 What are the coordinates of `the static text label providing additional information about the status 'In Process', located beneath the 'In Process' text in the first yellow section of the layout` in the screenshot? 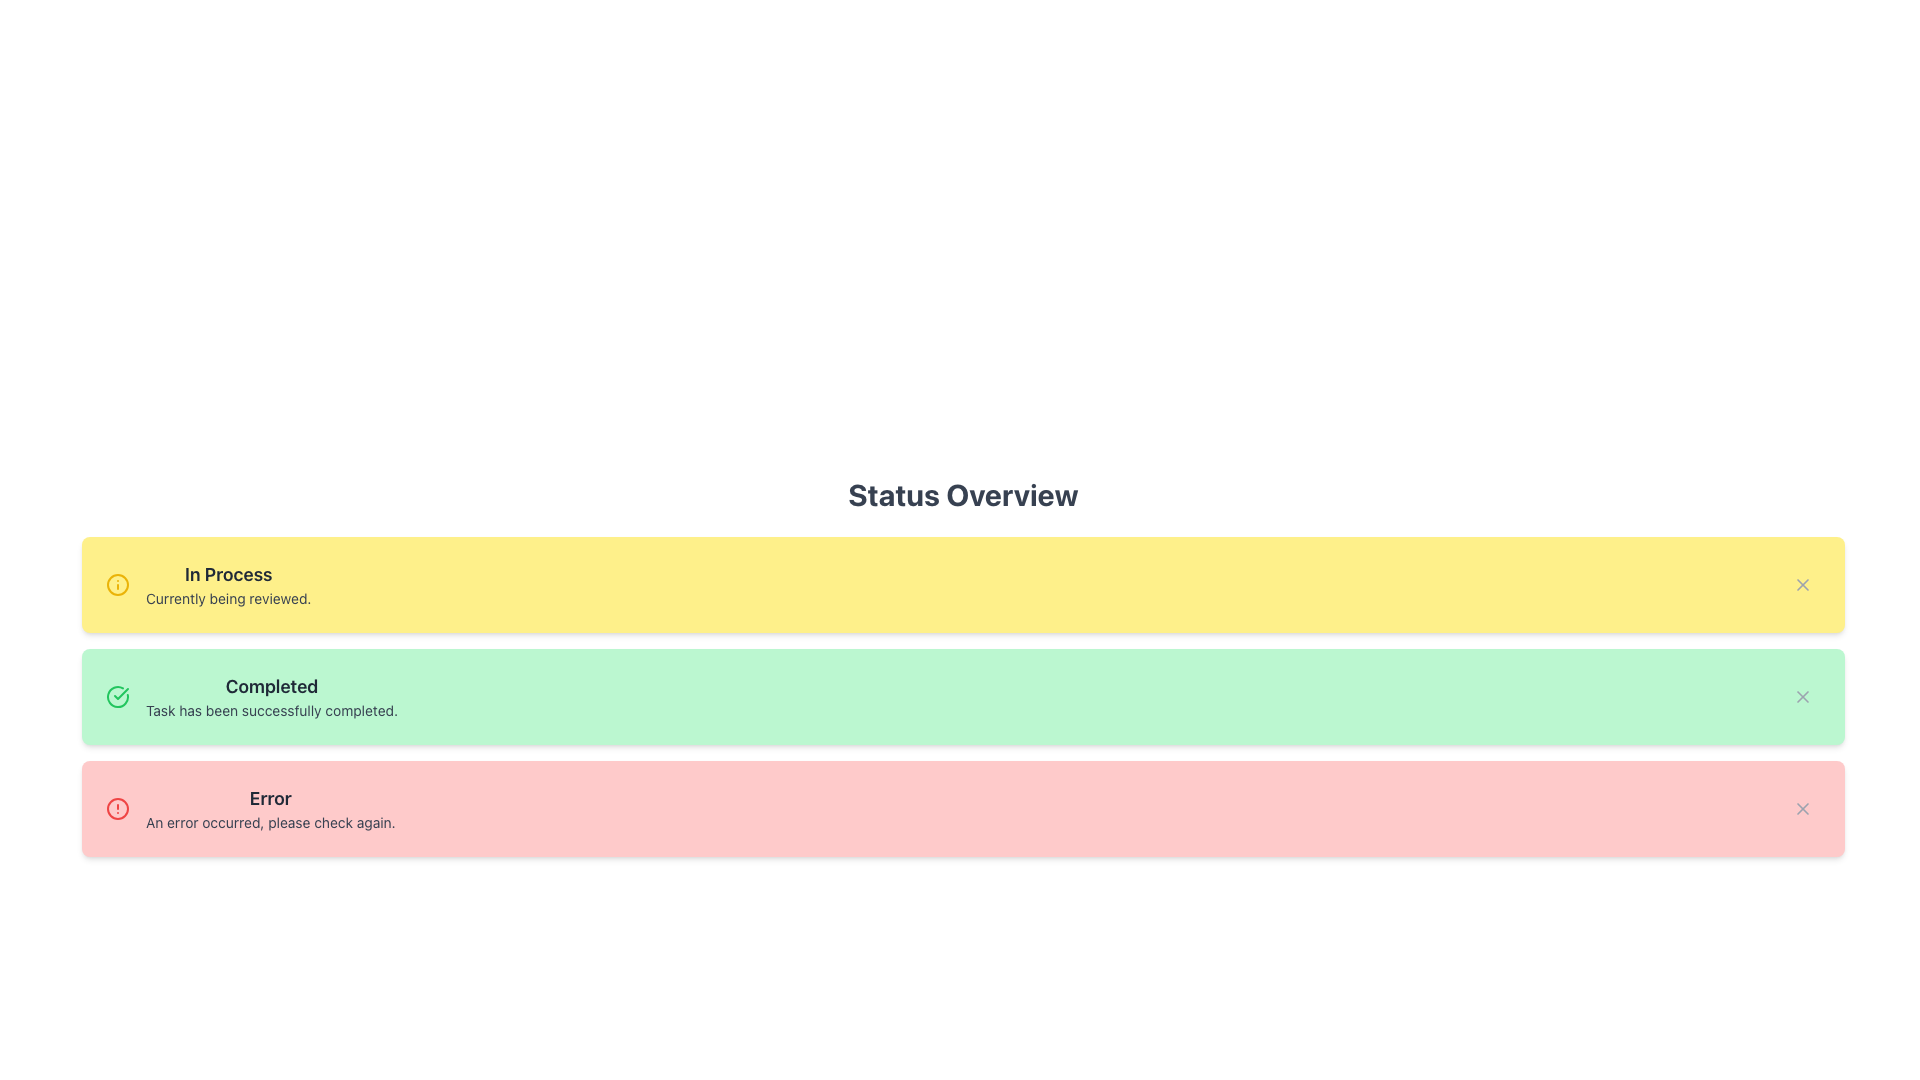 It's located at (228, 597).